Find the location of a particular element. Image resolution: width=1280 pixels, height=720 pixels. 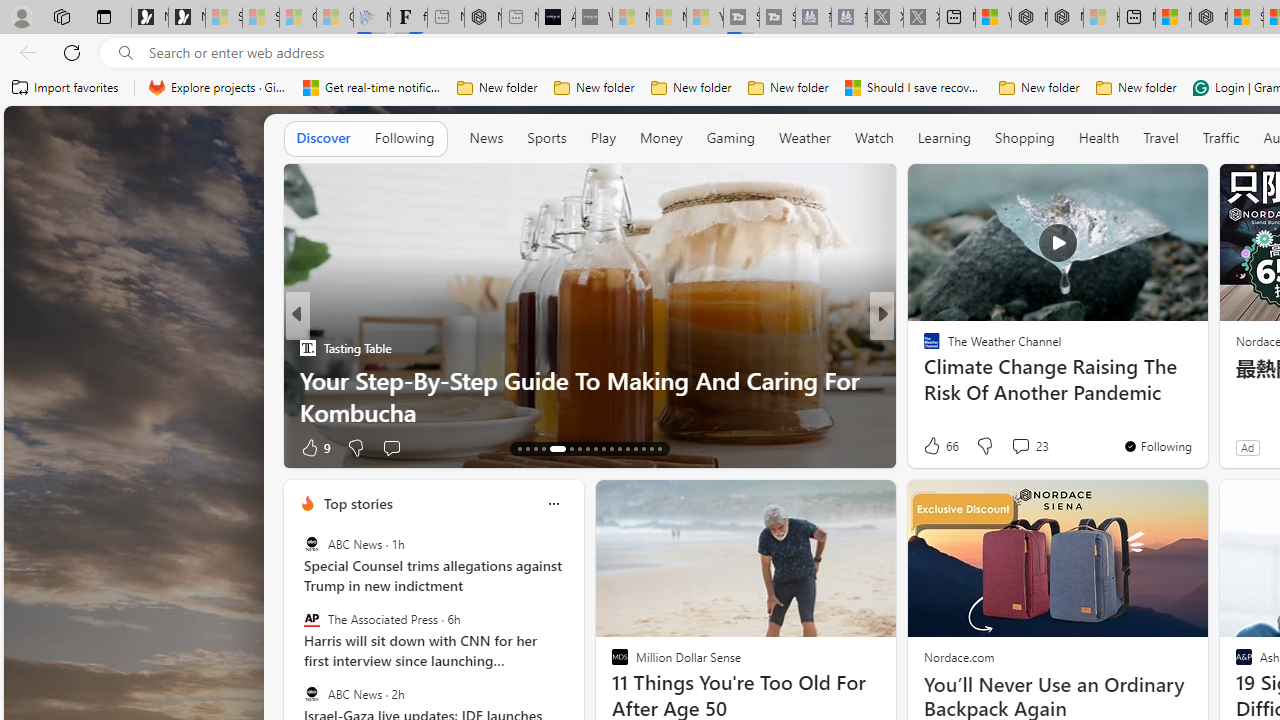

'View comments 2 Comment' is located at coordinates (1020, 446).